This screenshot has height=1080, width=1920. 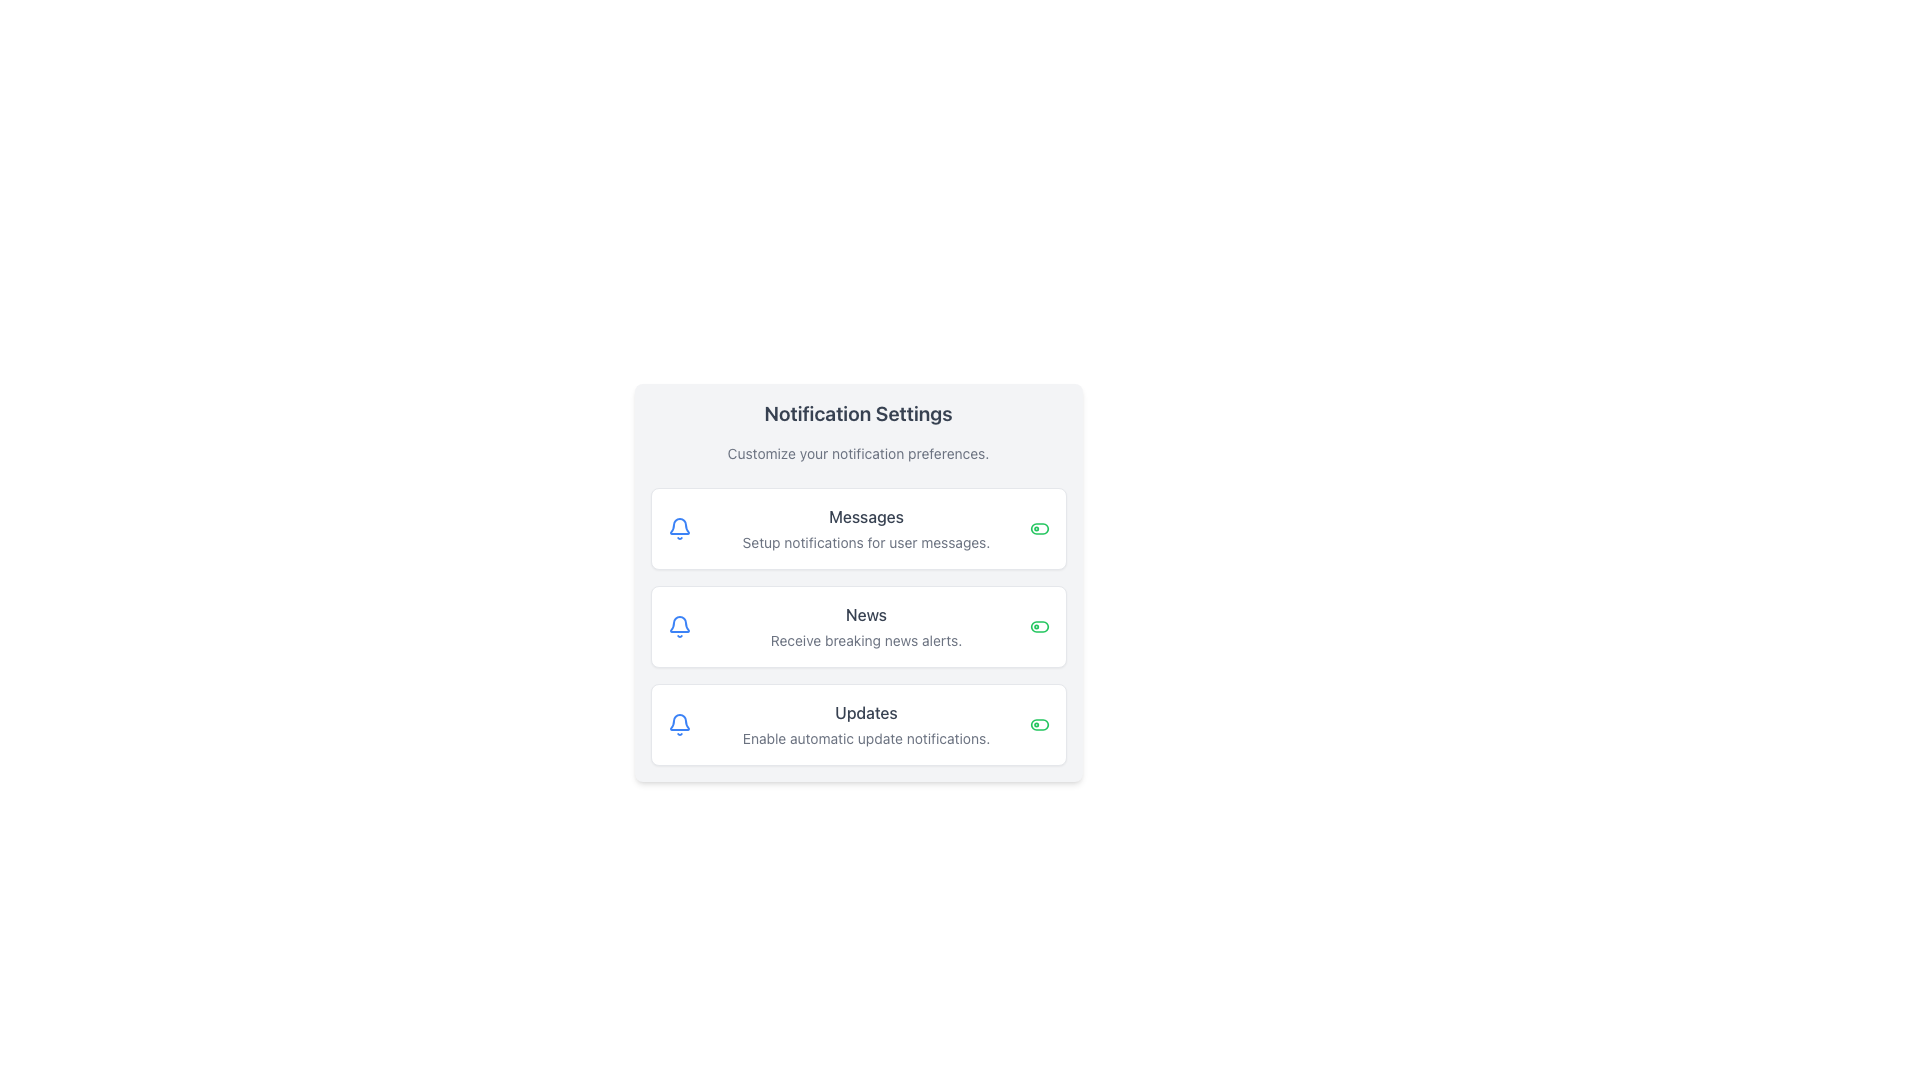 What do you see at coordinates (866, 543) in the screenshot?
I see `the static text element that provides additional information about the 'Messages' title, located in the 'Notification Settings' section` at bounding box center [866, 543].